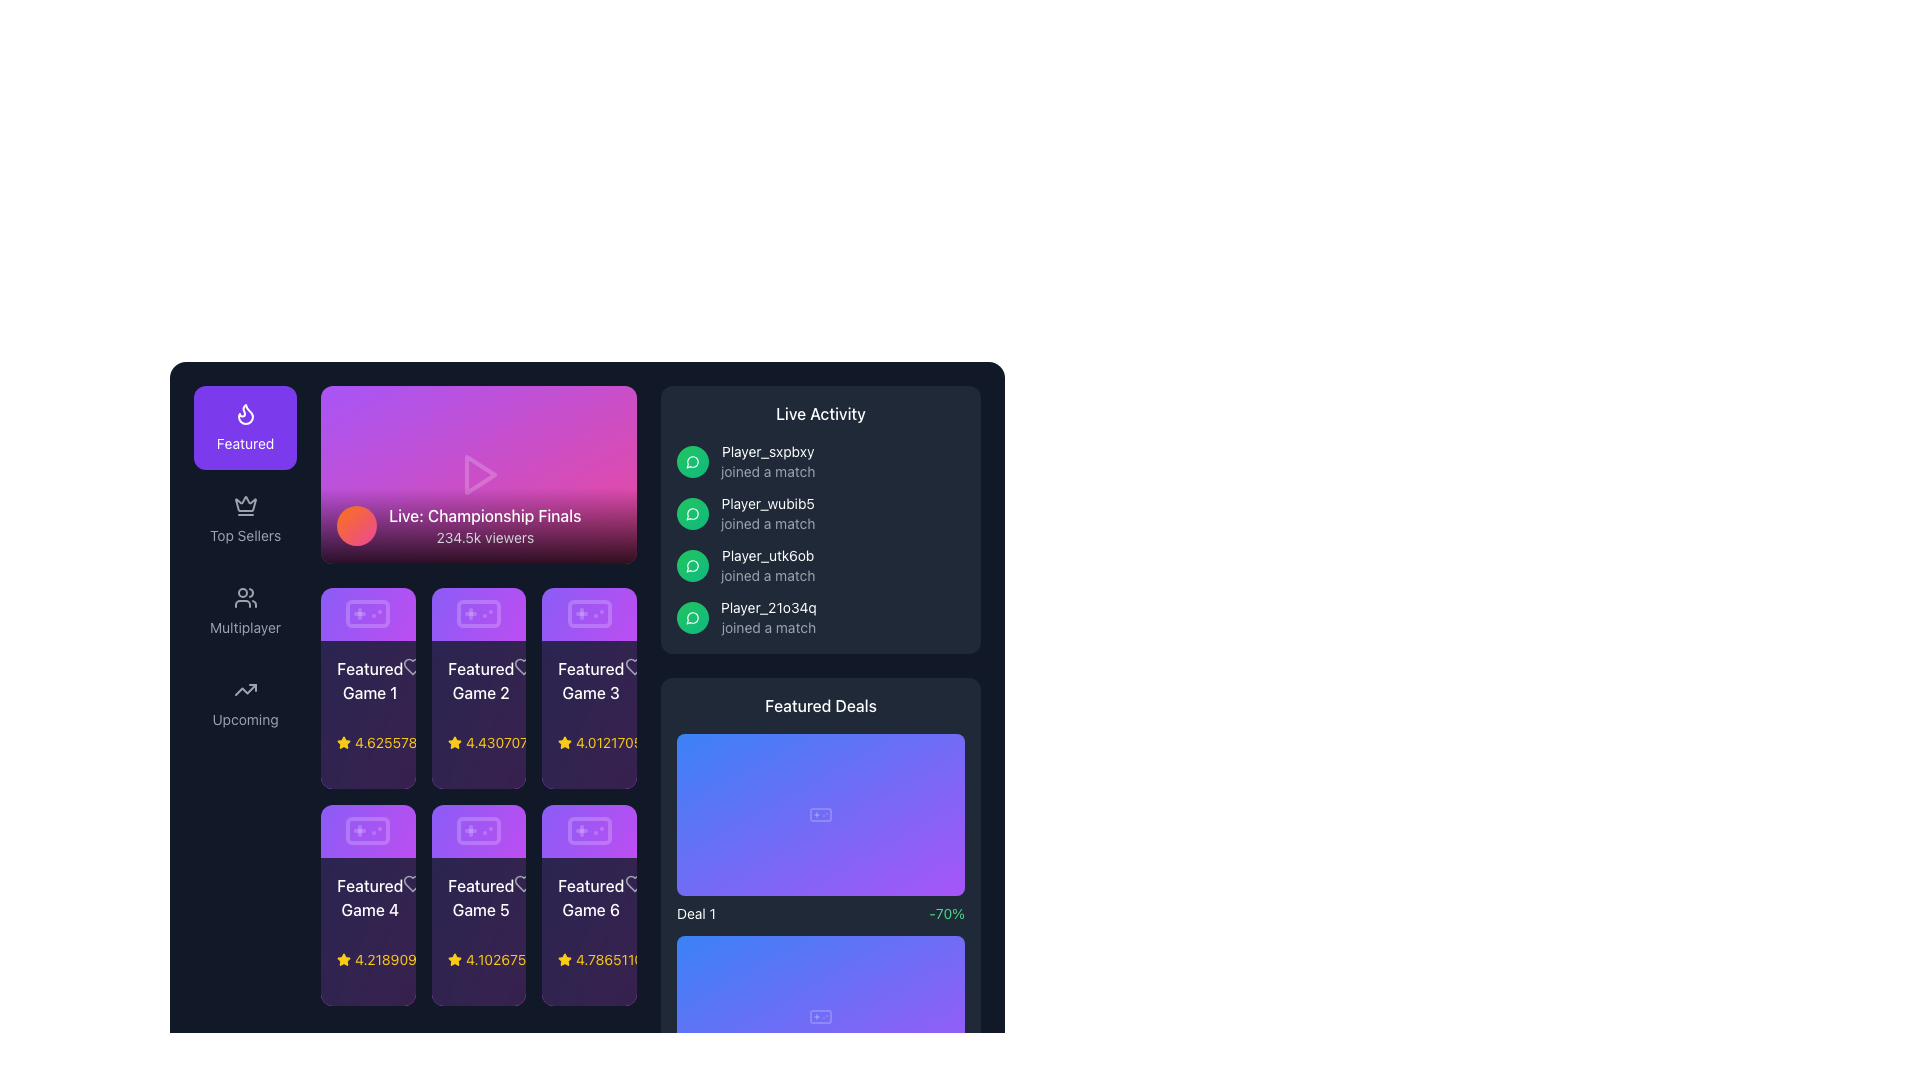  What do you see at coordinates (244, 703) in the screenshot?
I see `the rectangular button labeled 'Upcoming' with an upward arrow icon, located in the left navigation panel` at bounding box center [244, 703].